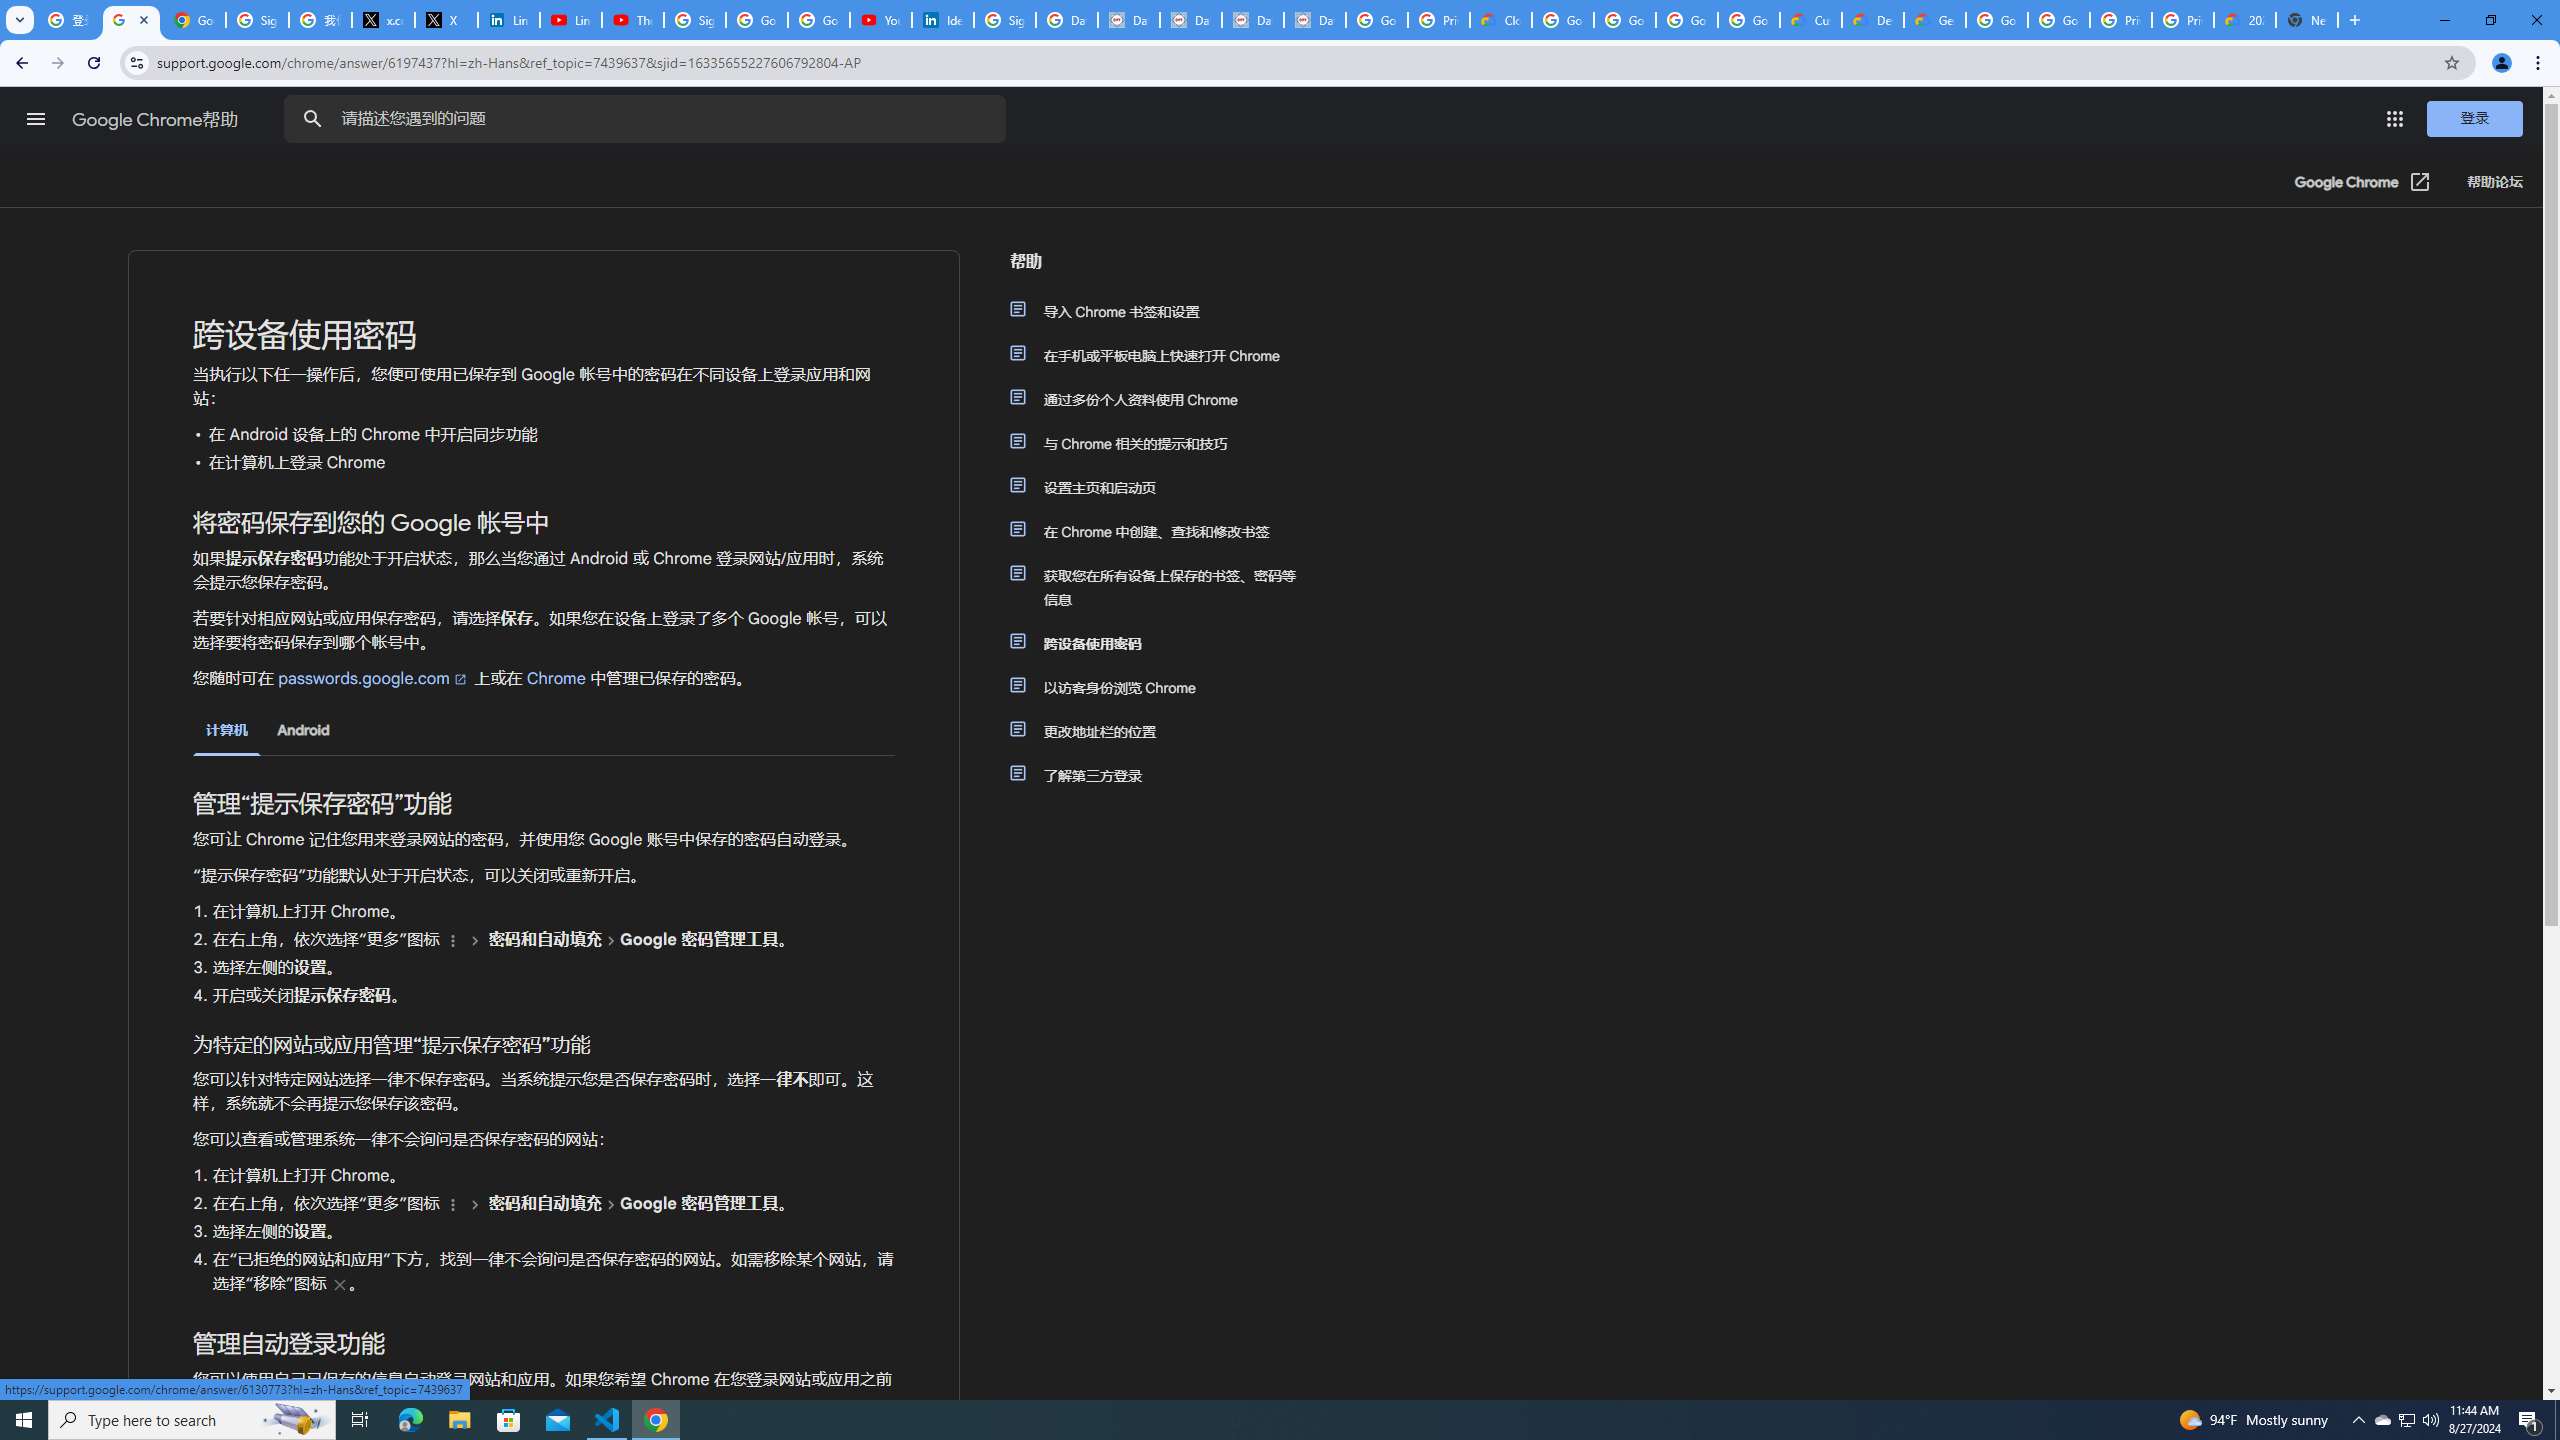  Describe the element at coordinates (570, 19) in the screenshot. I see `'LinkedIn - YouTube'` at that location.